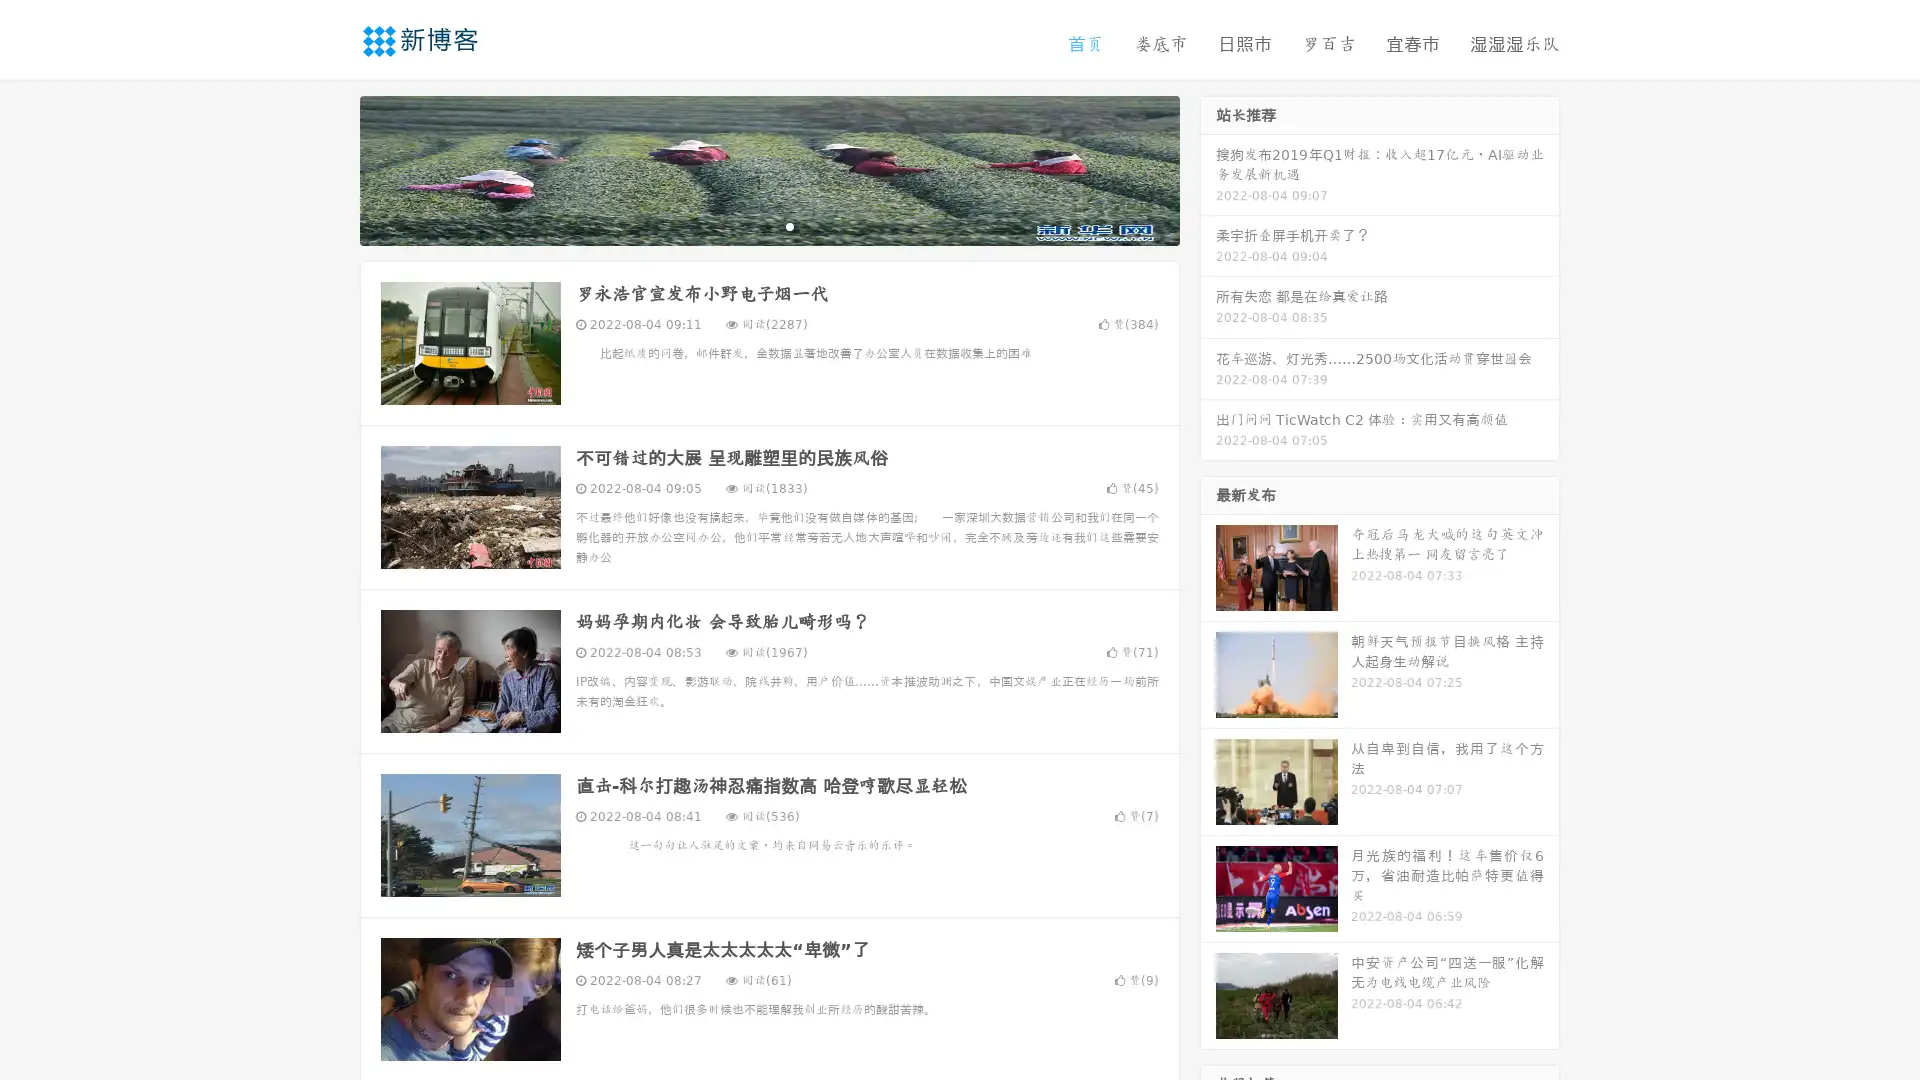 The image size is (1920, 1080). I want to click on Go to slide 3, so click(789, 225).